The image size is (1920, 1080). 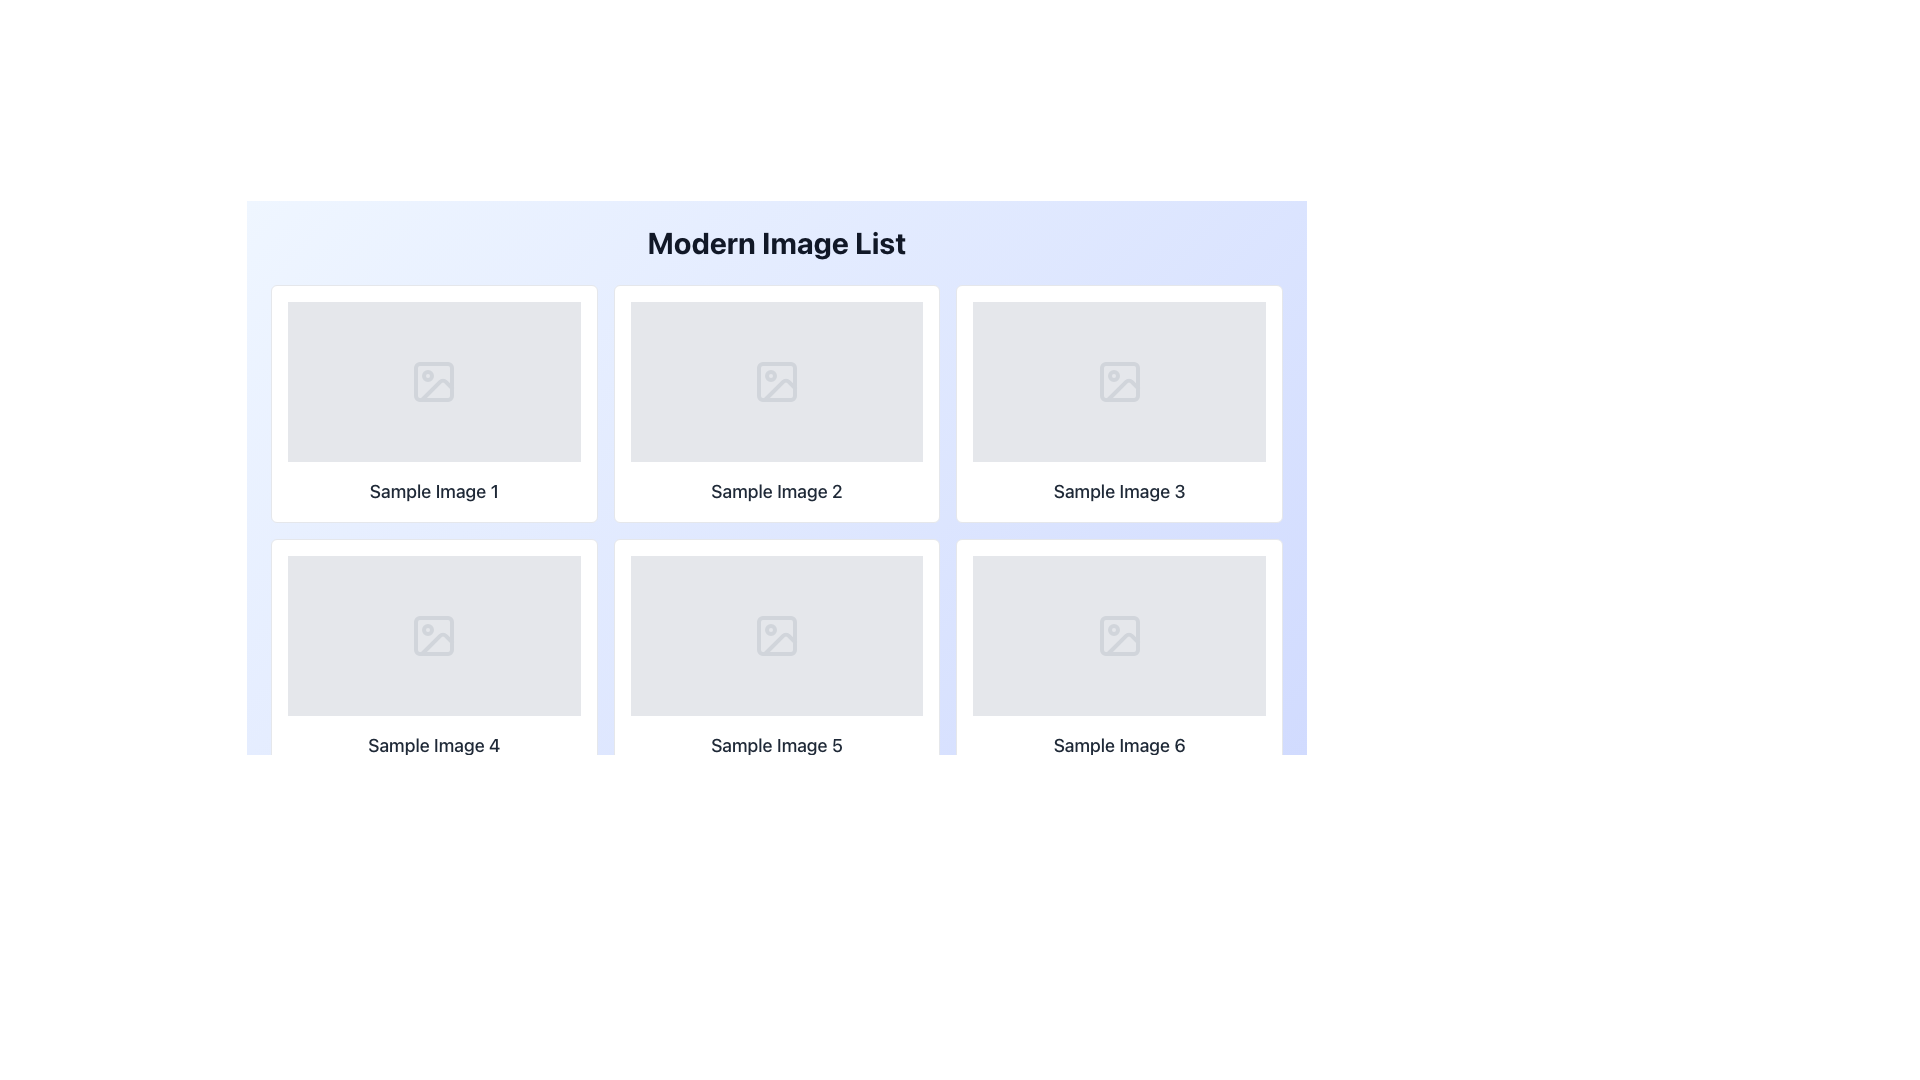 What do you see at coordinates (776, 492) in the screenshot?
I see `the text label located directly below the thumbnail labeled 'Sample Image 2' in the second column of the first row, which provides a description for the associated image` at bounding box center [776, 492].